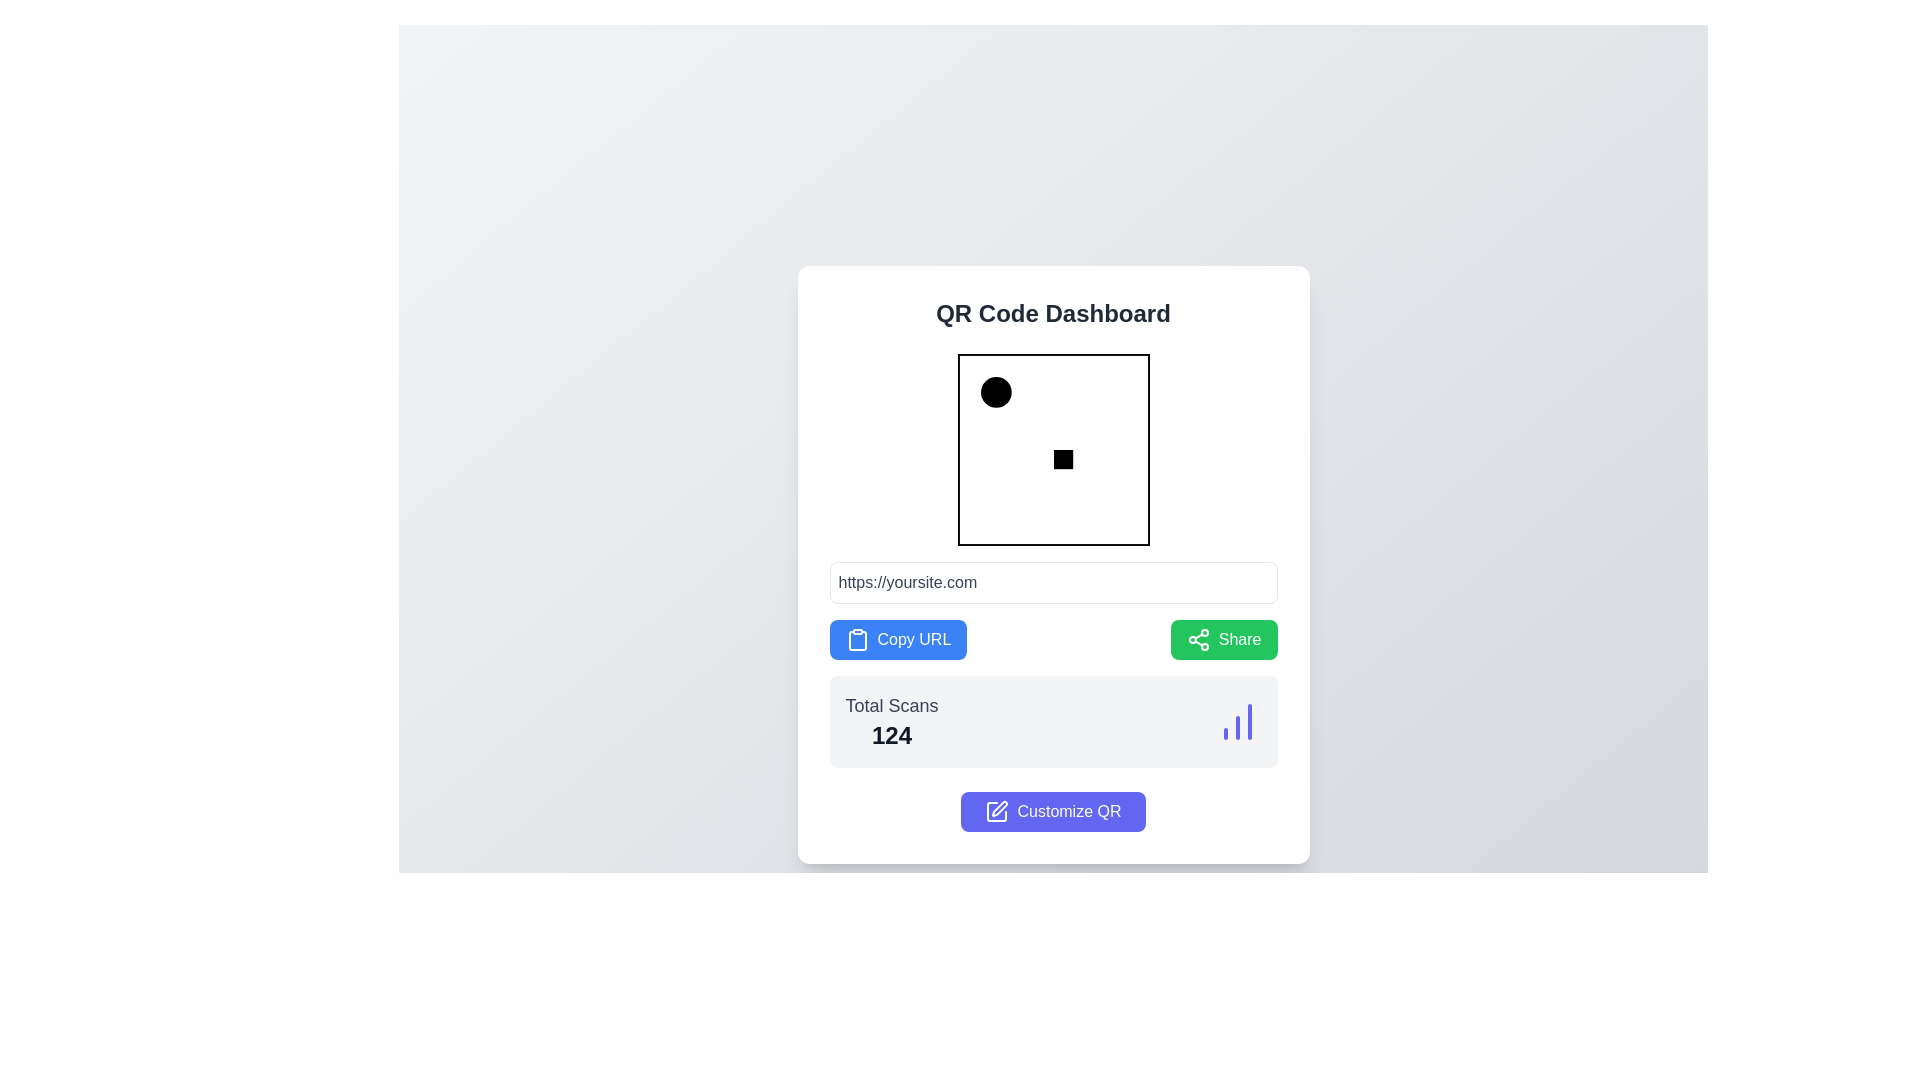  I want to click on graphical icon within the SVG element that indicates an editing or customization feature by opening the developer tools, so click(999, 808).